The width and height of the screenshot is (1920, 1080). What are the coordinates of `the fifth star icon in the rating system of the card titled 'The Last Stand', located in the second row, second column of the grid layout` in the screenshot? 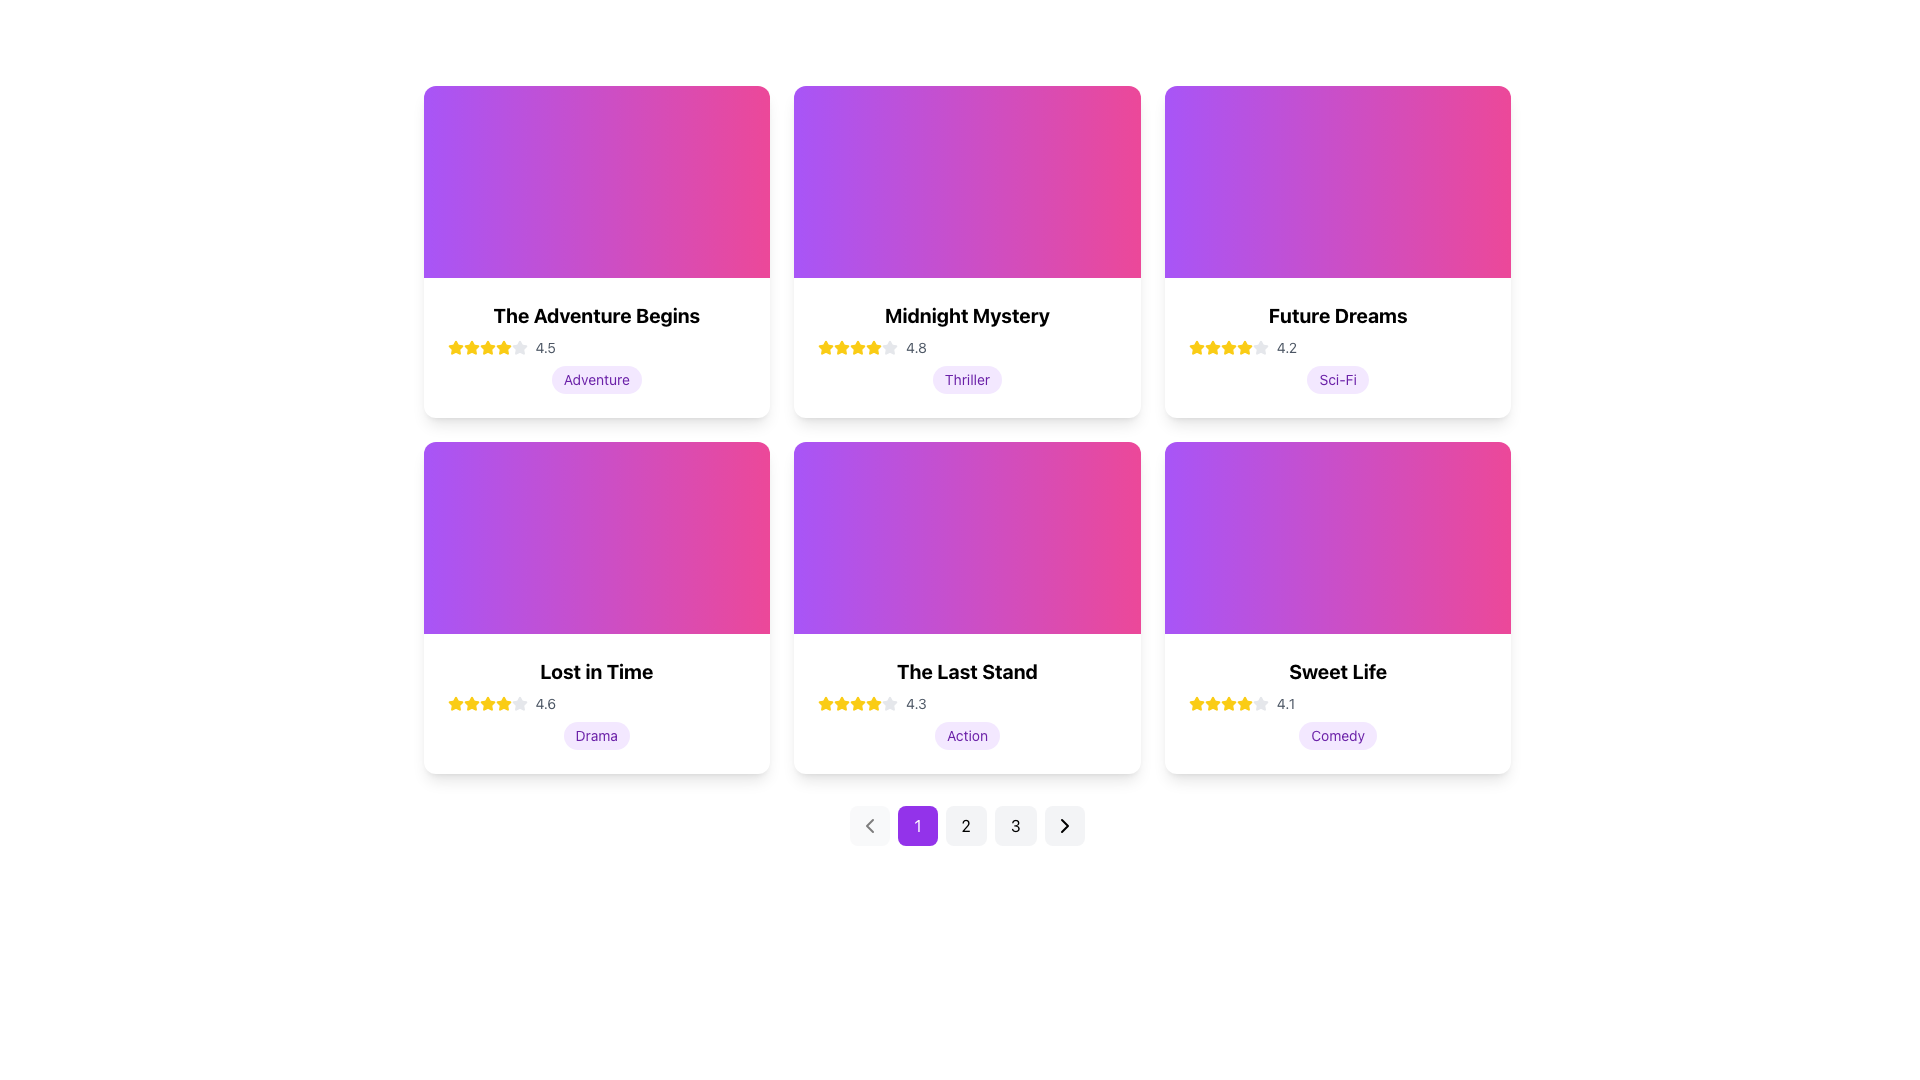 It's located at (889, 703).